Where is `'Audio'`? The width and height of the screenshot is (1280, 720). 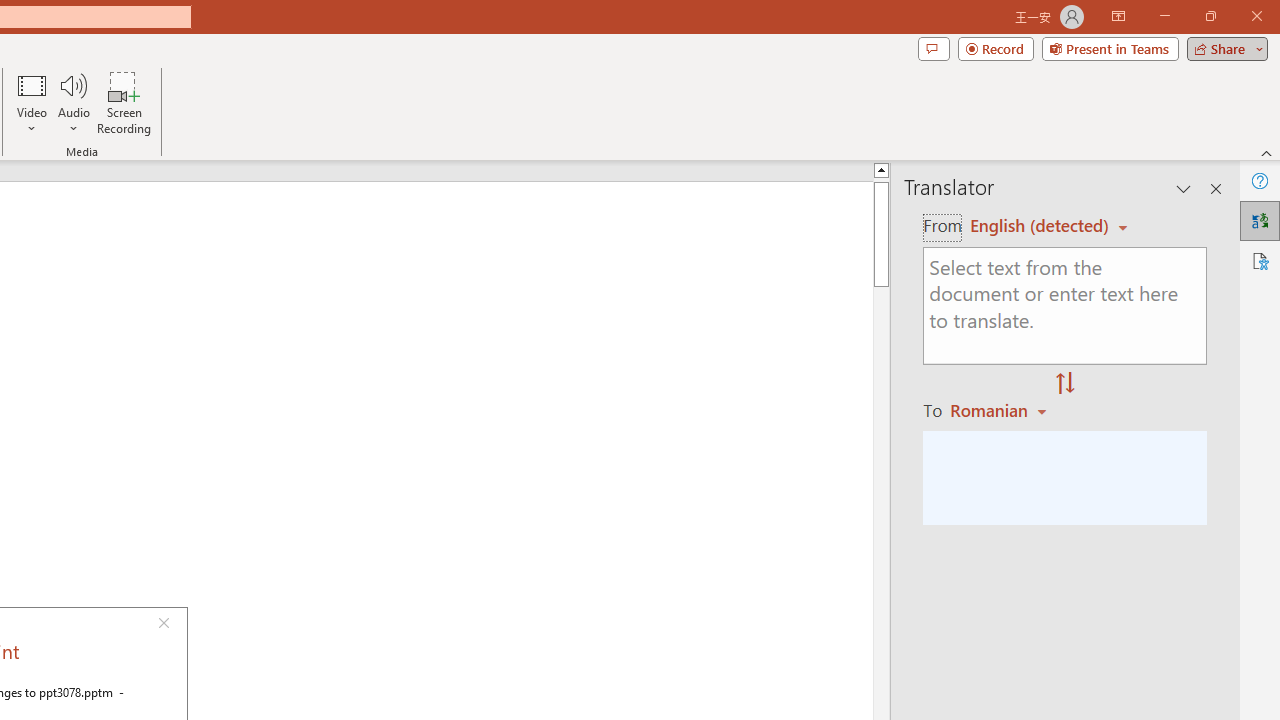 'Audio' is located at coordinates (73, 103).